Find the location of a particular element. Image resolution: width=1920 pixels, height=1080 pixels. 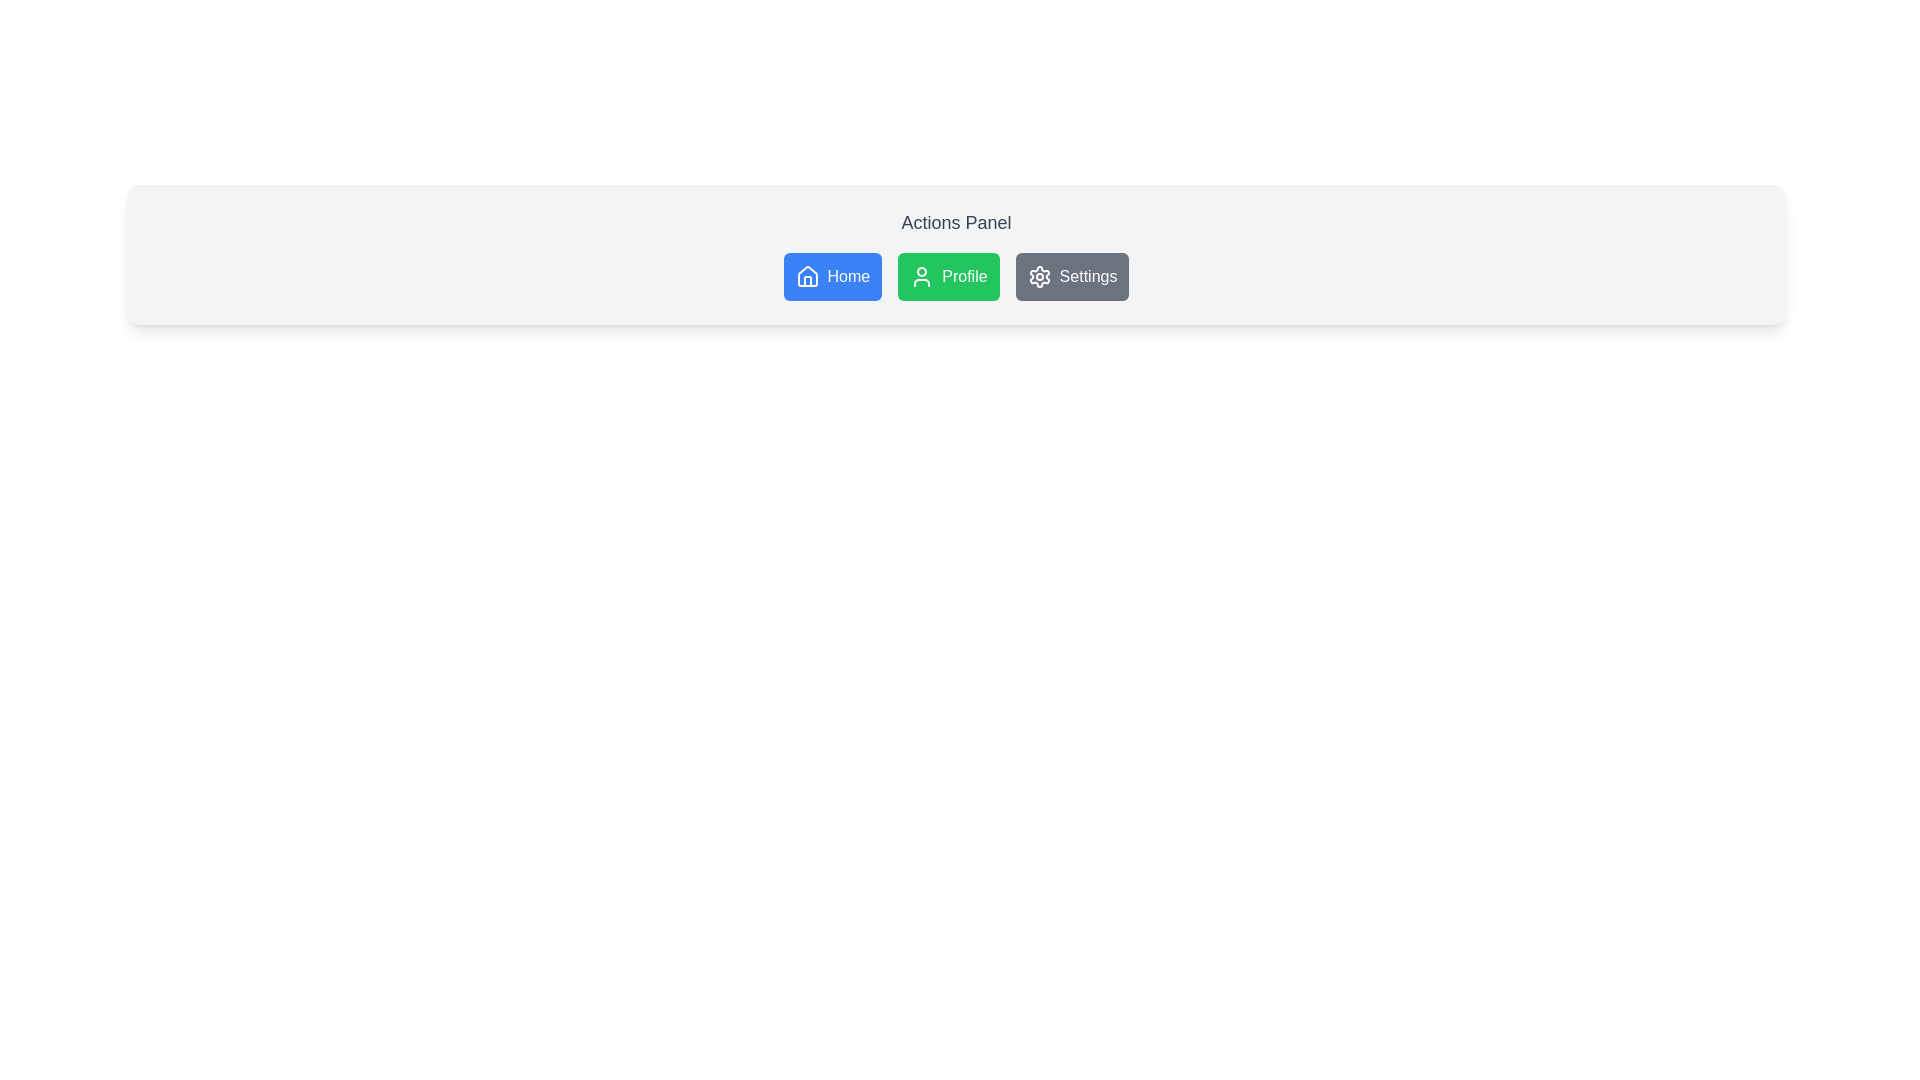

the second button in a horizontal row of three buttons is located at coordinates (947, 277).